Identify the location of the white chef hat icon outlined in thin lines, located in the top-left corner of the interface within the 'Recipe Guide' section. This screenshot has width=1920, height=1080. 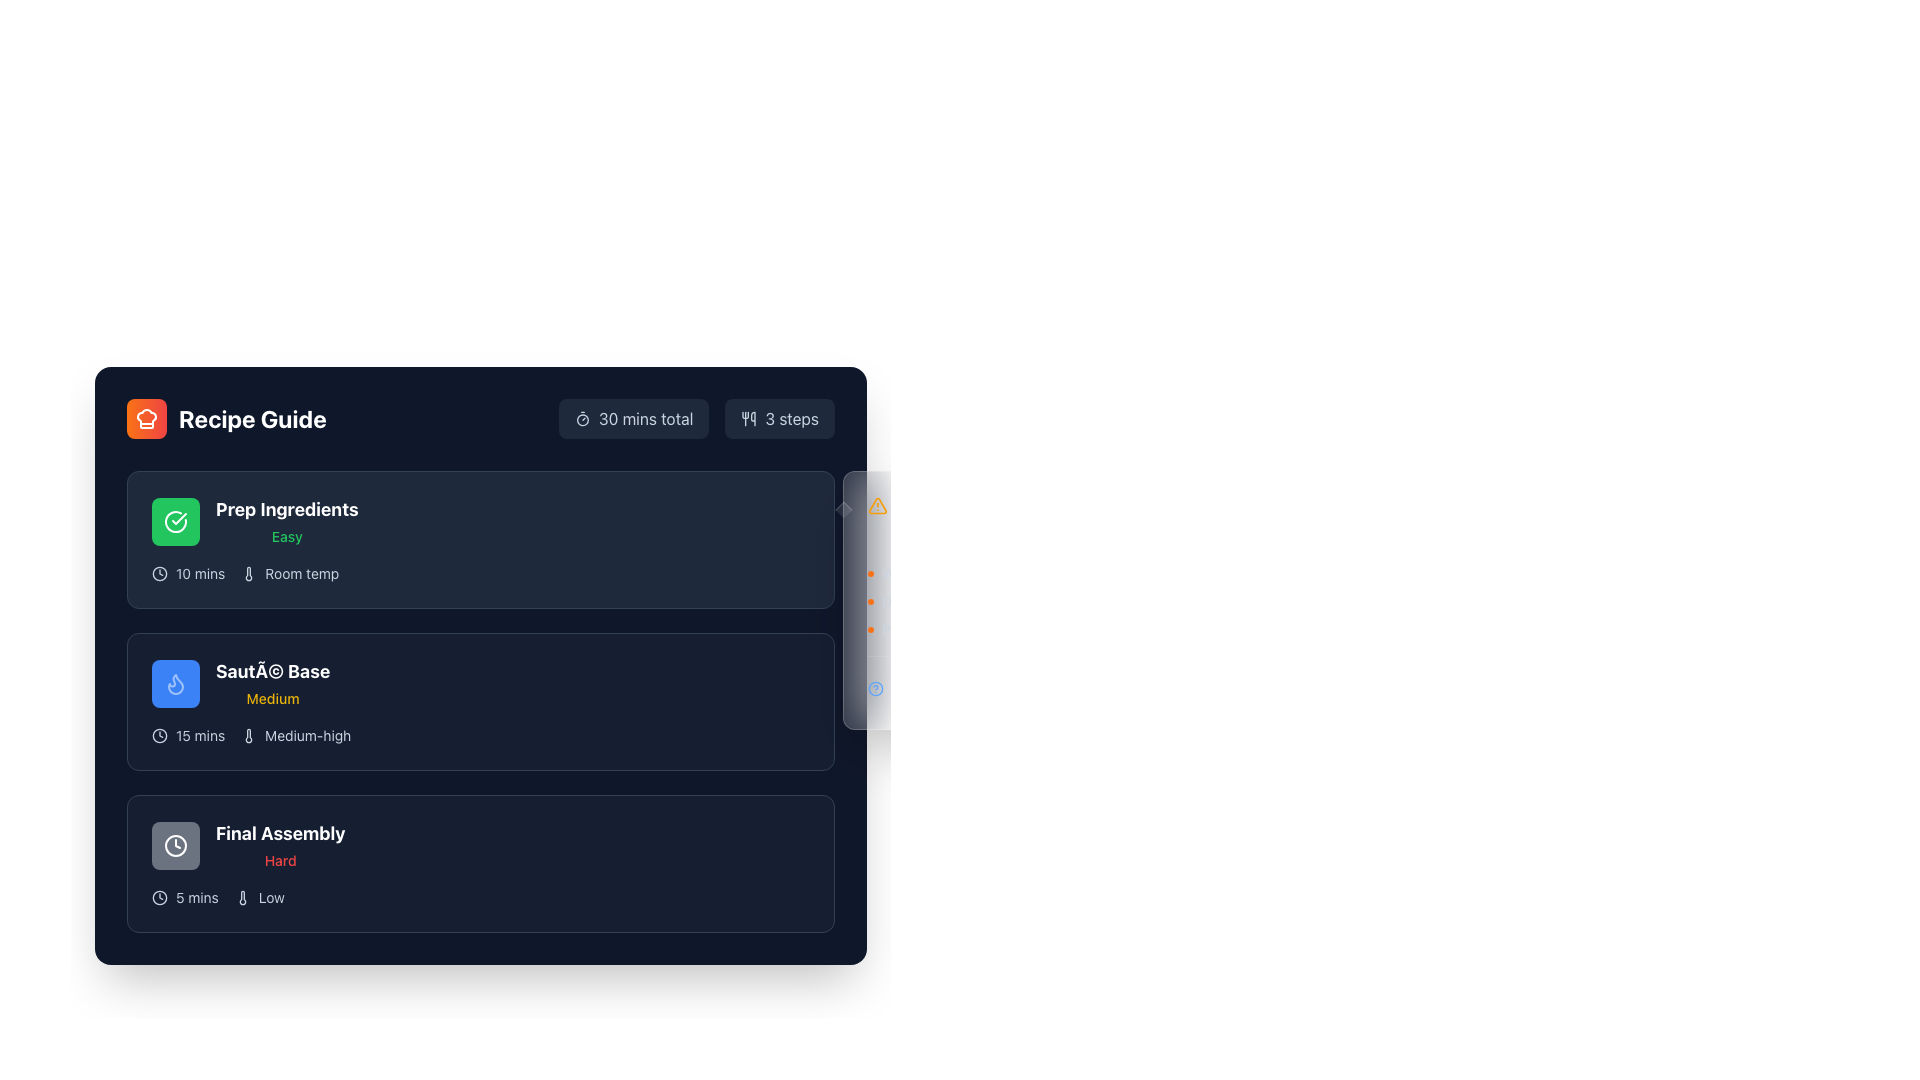
(146, 418).